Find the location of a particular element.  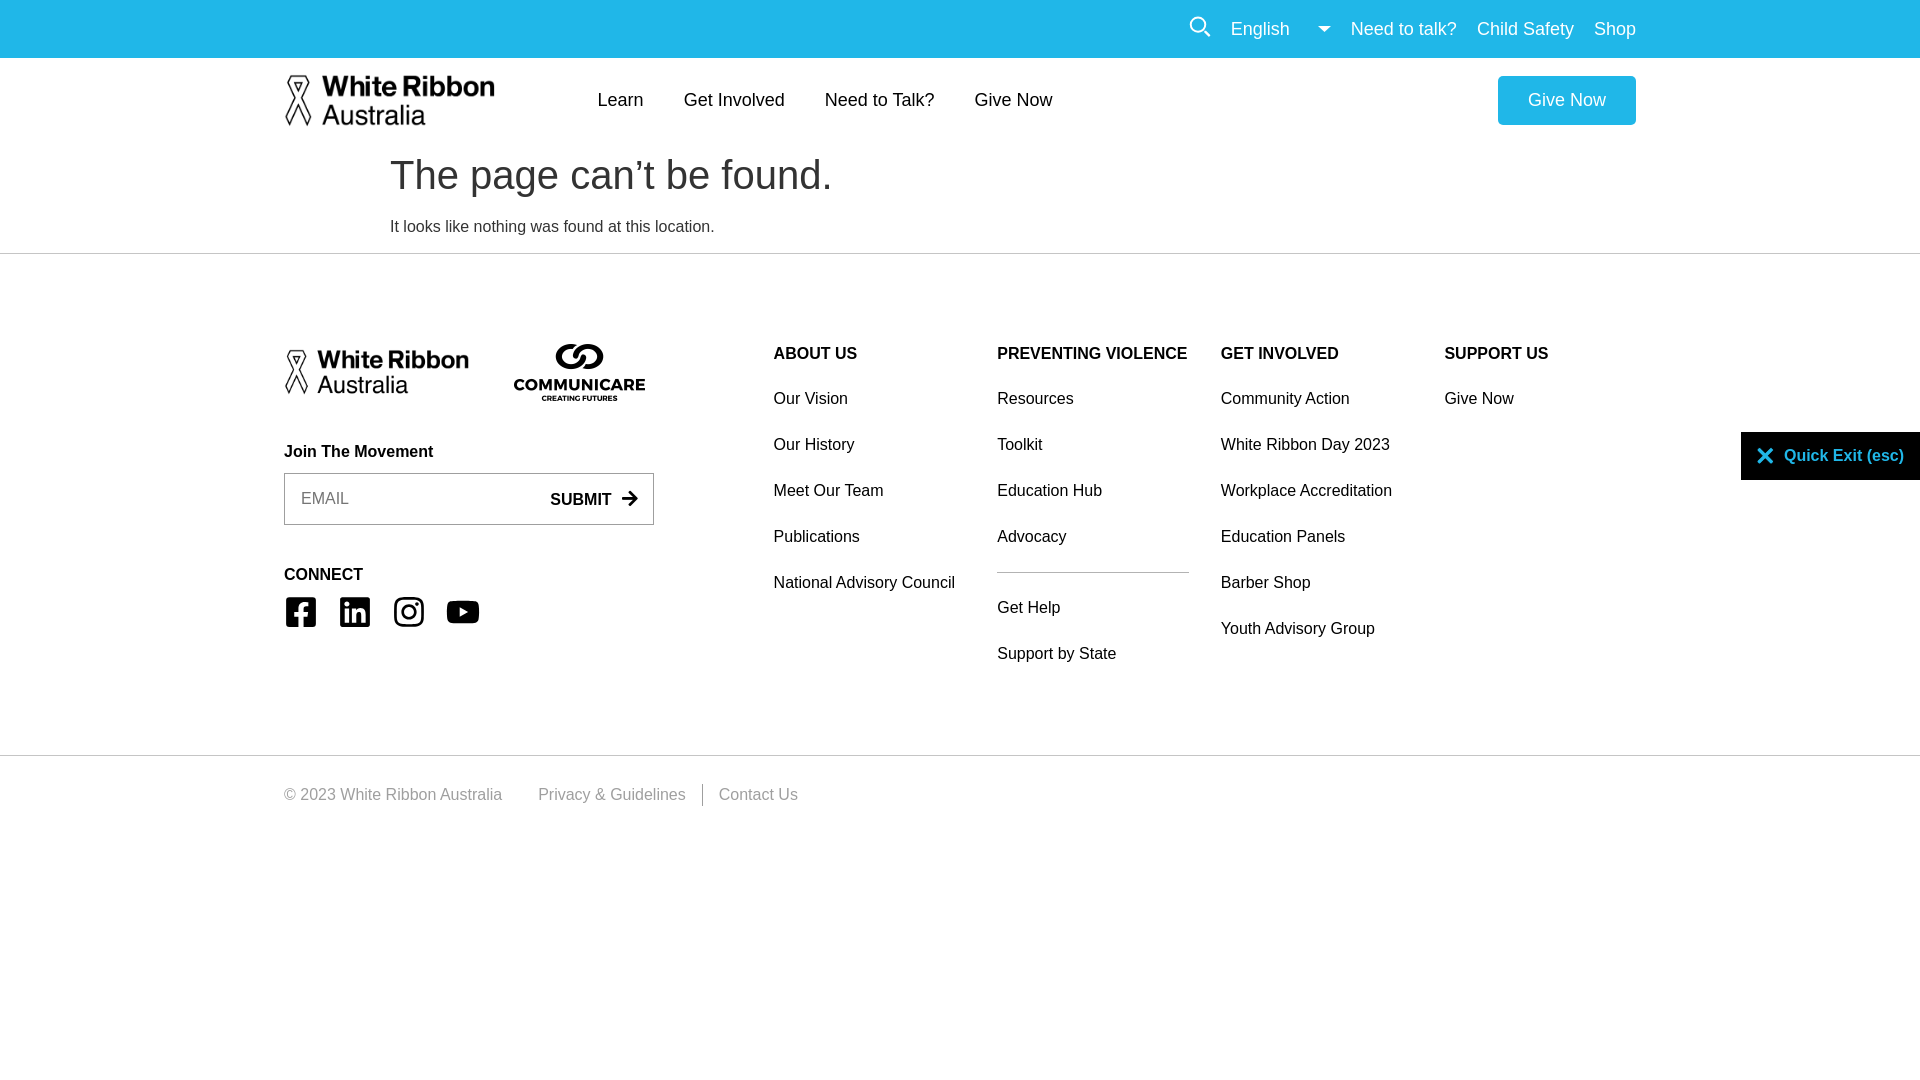

'Our Vision' is located at coordinates (869, 398).